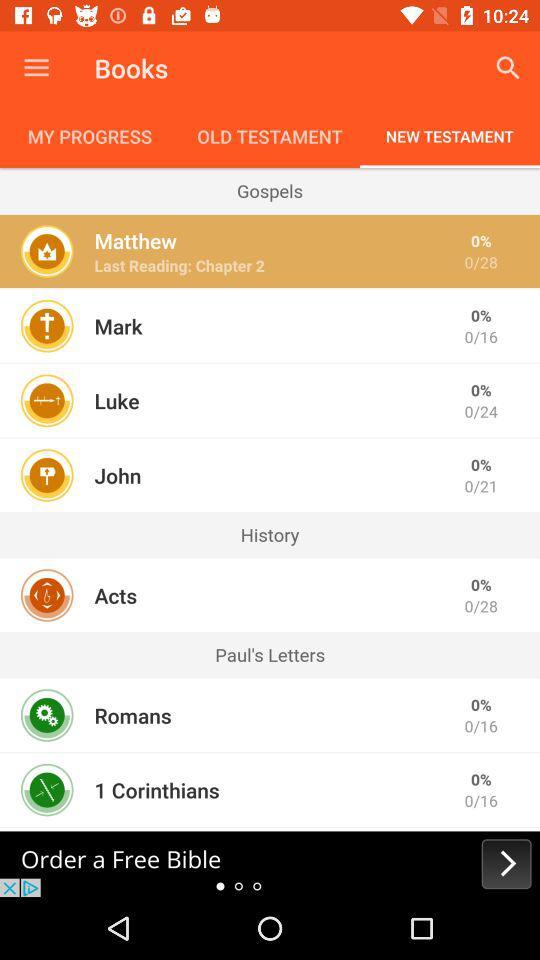  What do you see at coordinates (117, 475) in the screenshot?
I see `icon above history` at bounding box center [117, 475].